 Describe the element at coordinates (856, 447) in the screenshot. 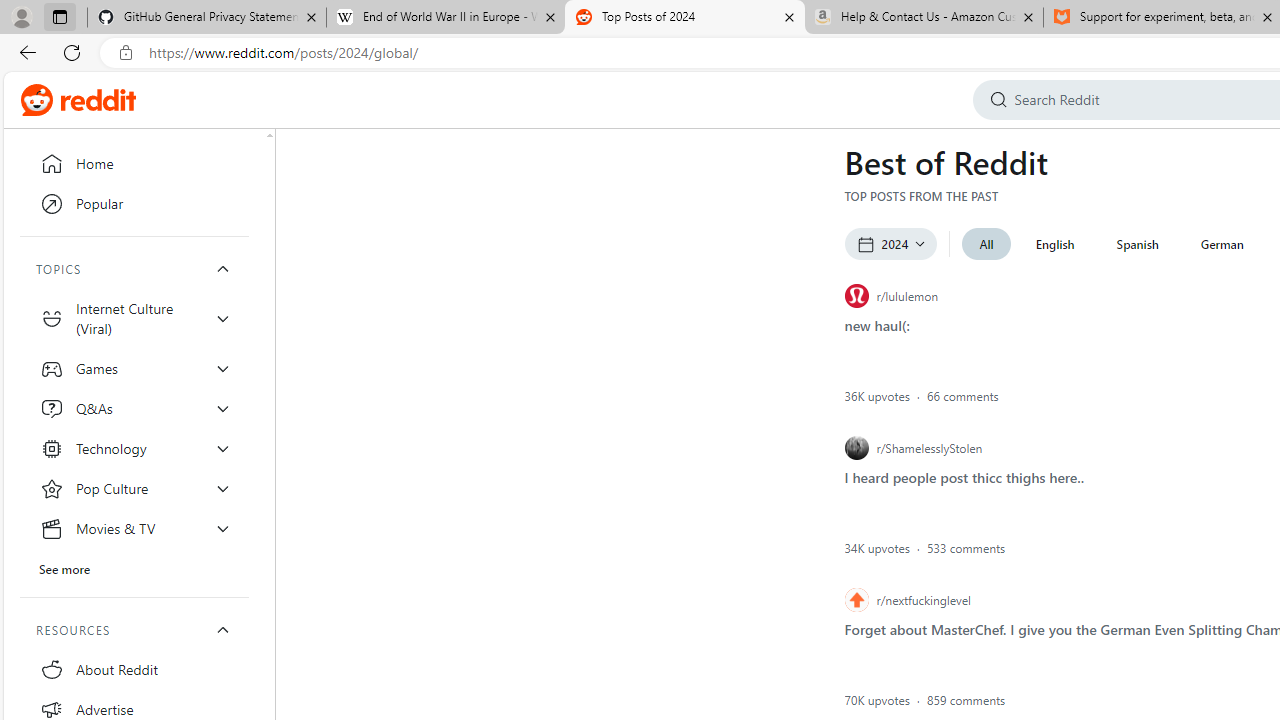

I see `'r/ShamelesslyStolen icon'` at that location.